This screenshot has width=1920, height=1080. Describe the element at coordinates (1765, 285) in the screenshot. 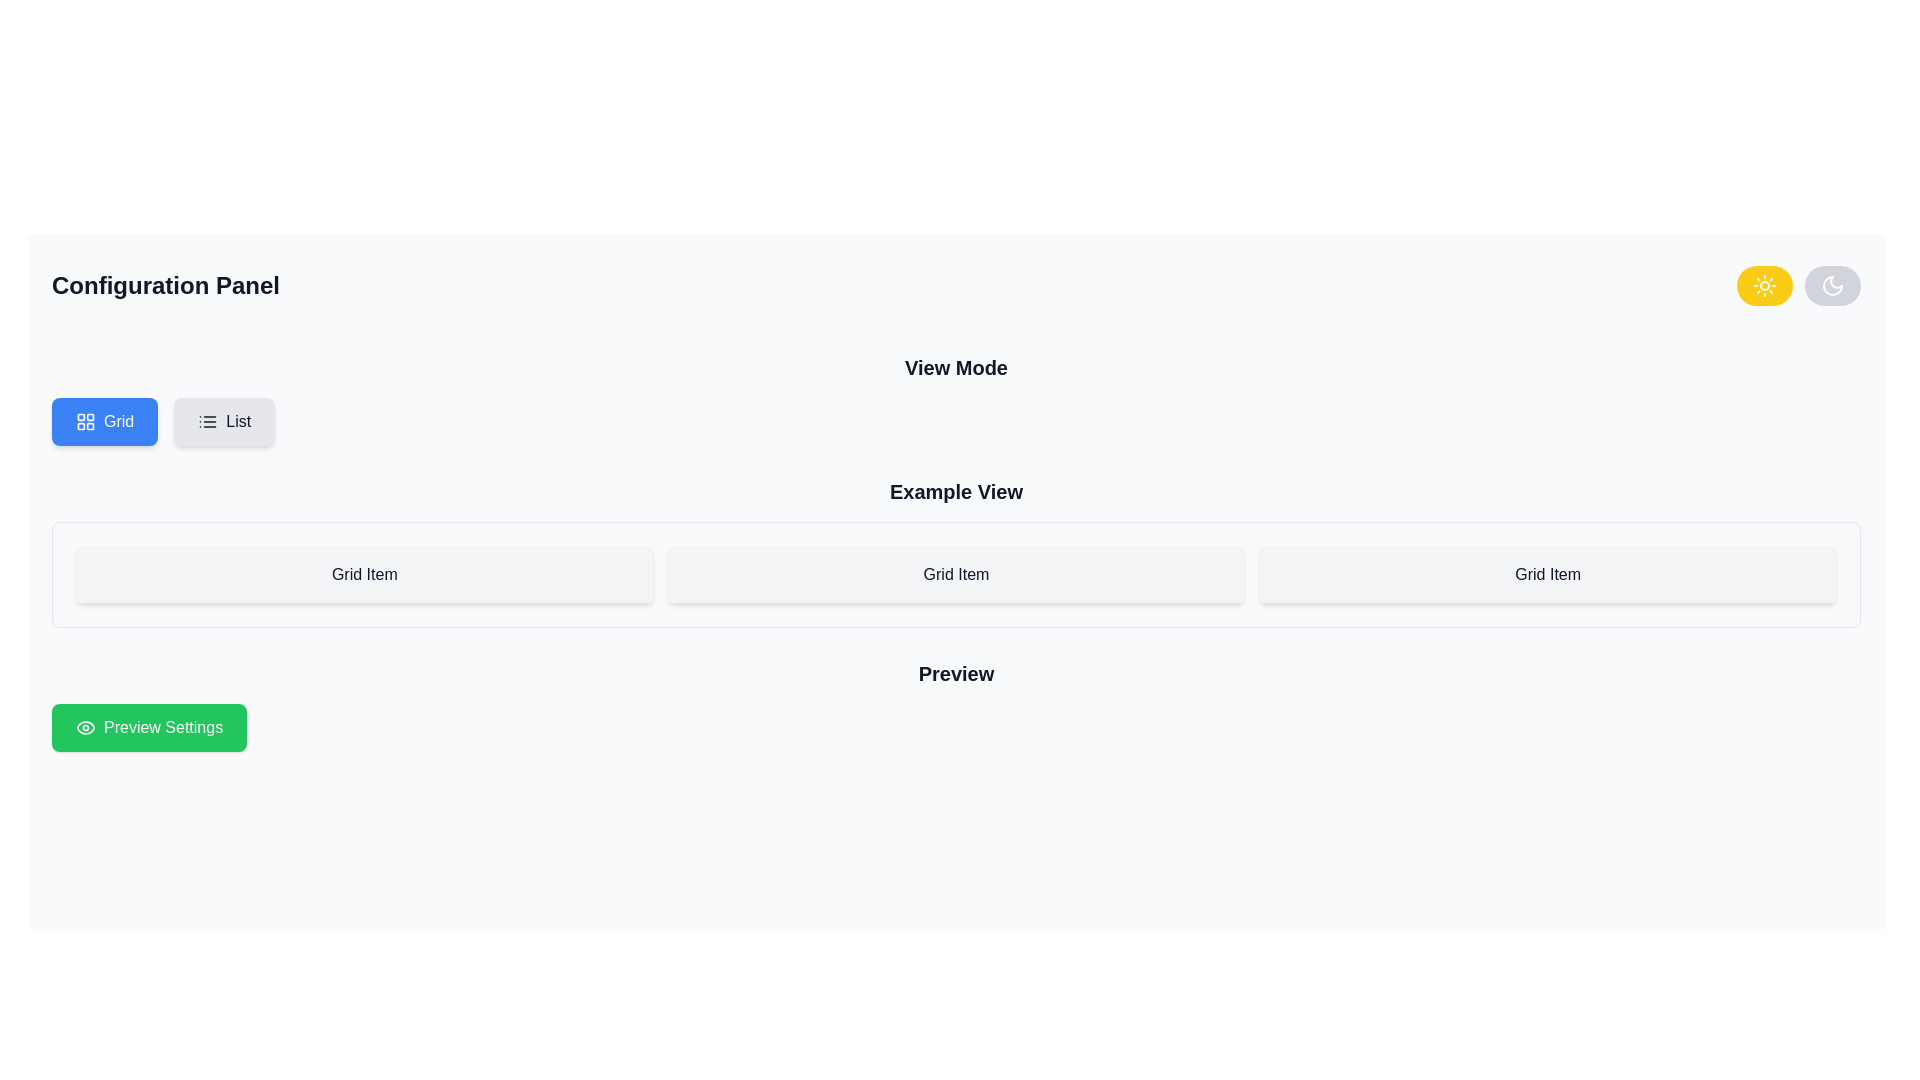

I see `the bright yellow circular button with a white sun icon in the top-right corner` at that location.